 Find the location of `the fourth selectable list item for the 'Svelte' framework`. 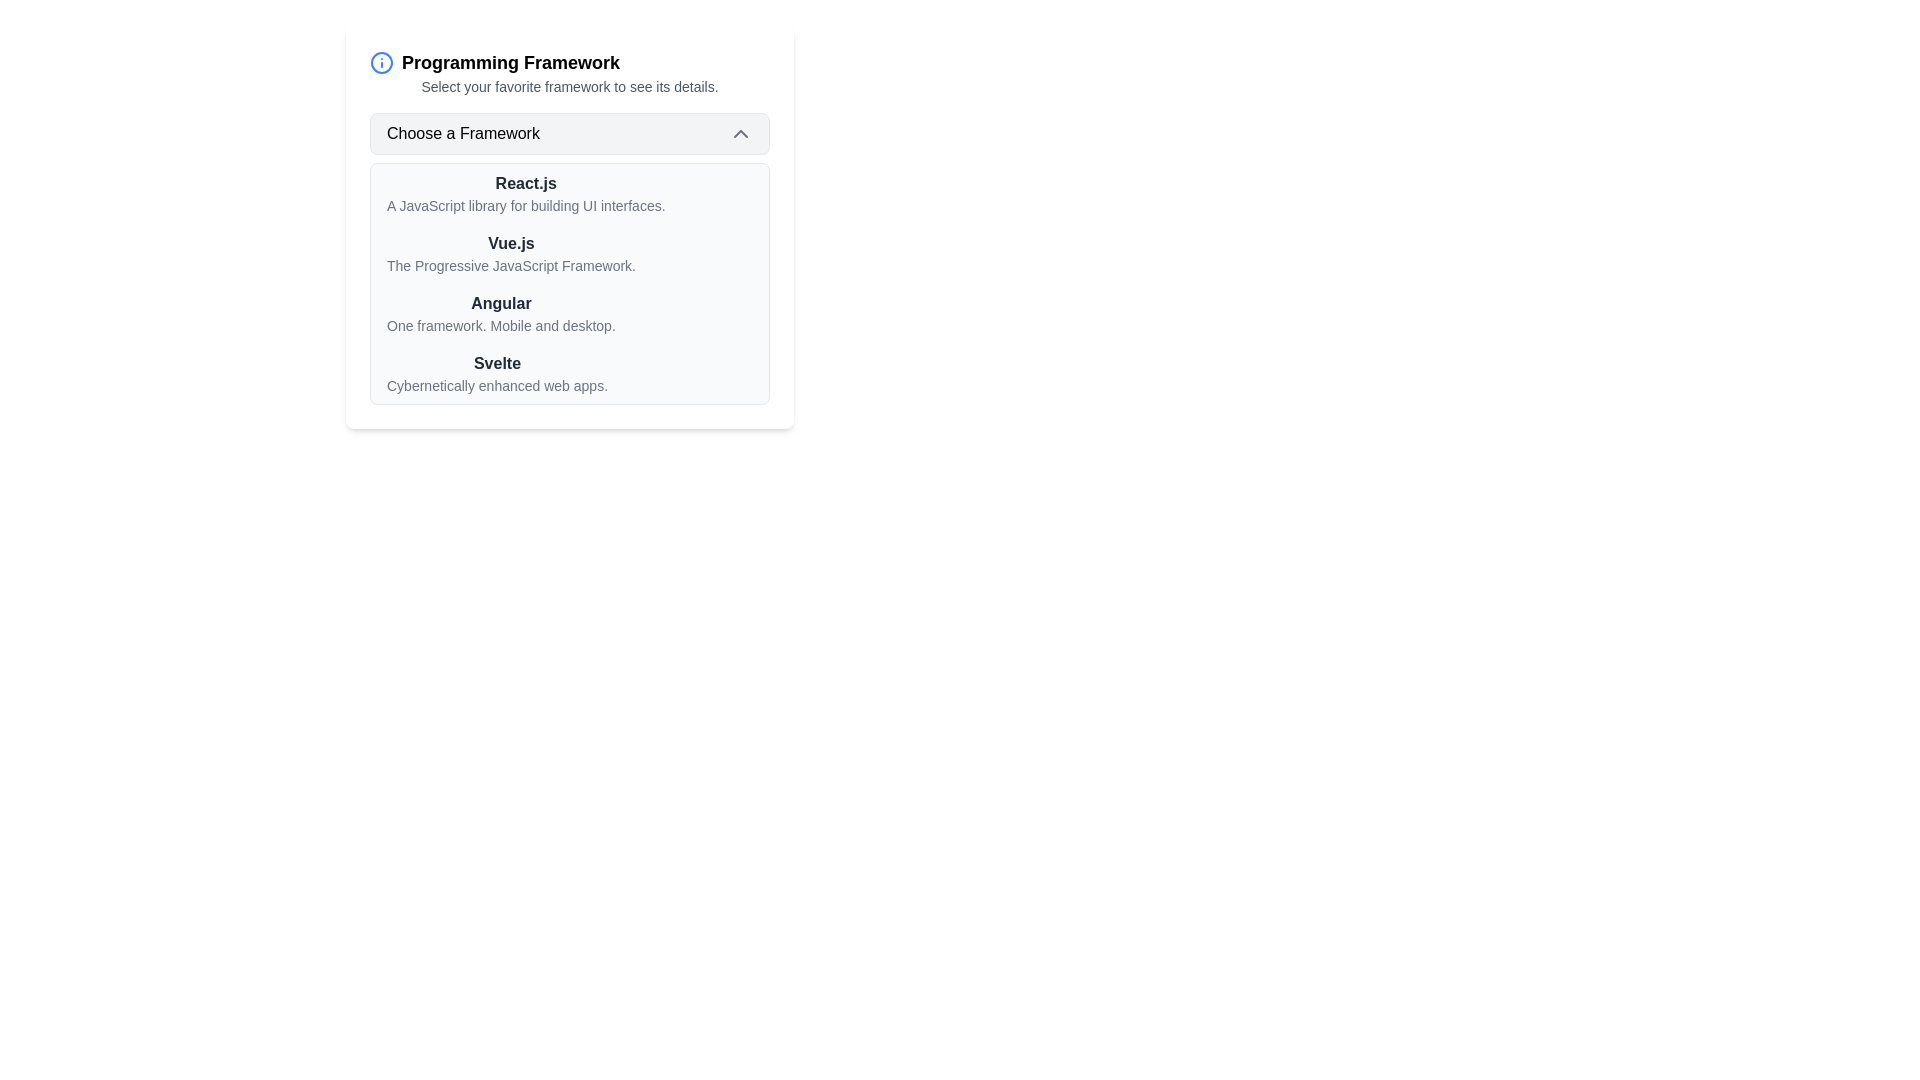

the fourth selectable list item for the 'Svelte' framework is located at coordinates (569, 374).